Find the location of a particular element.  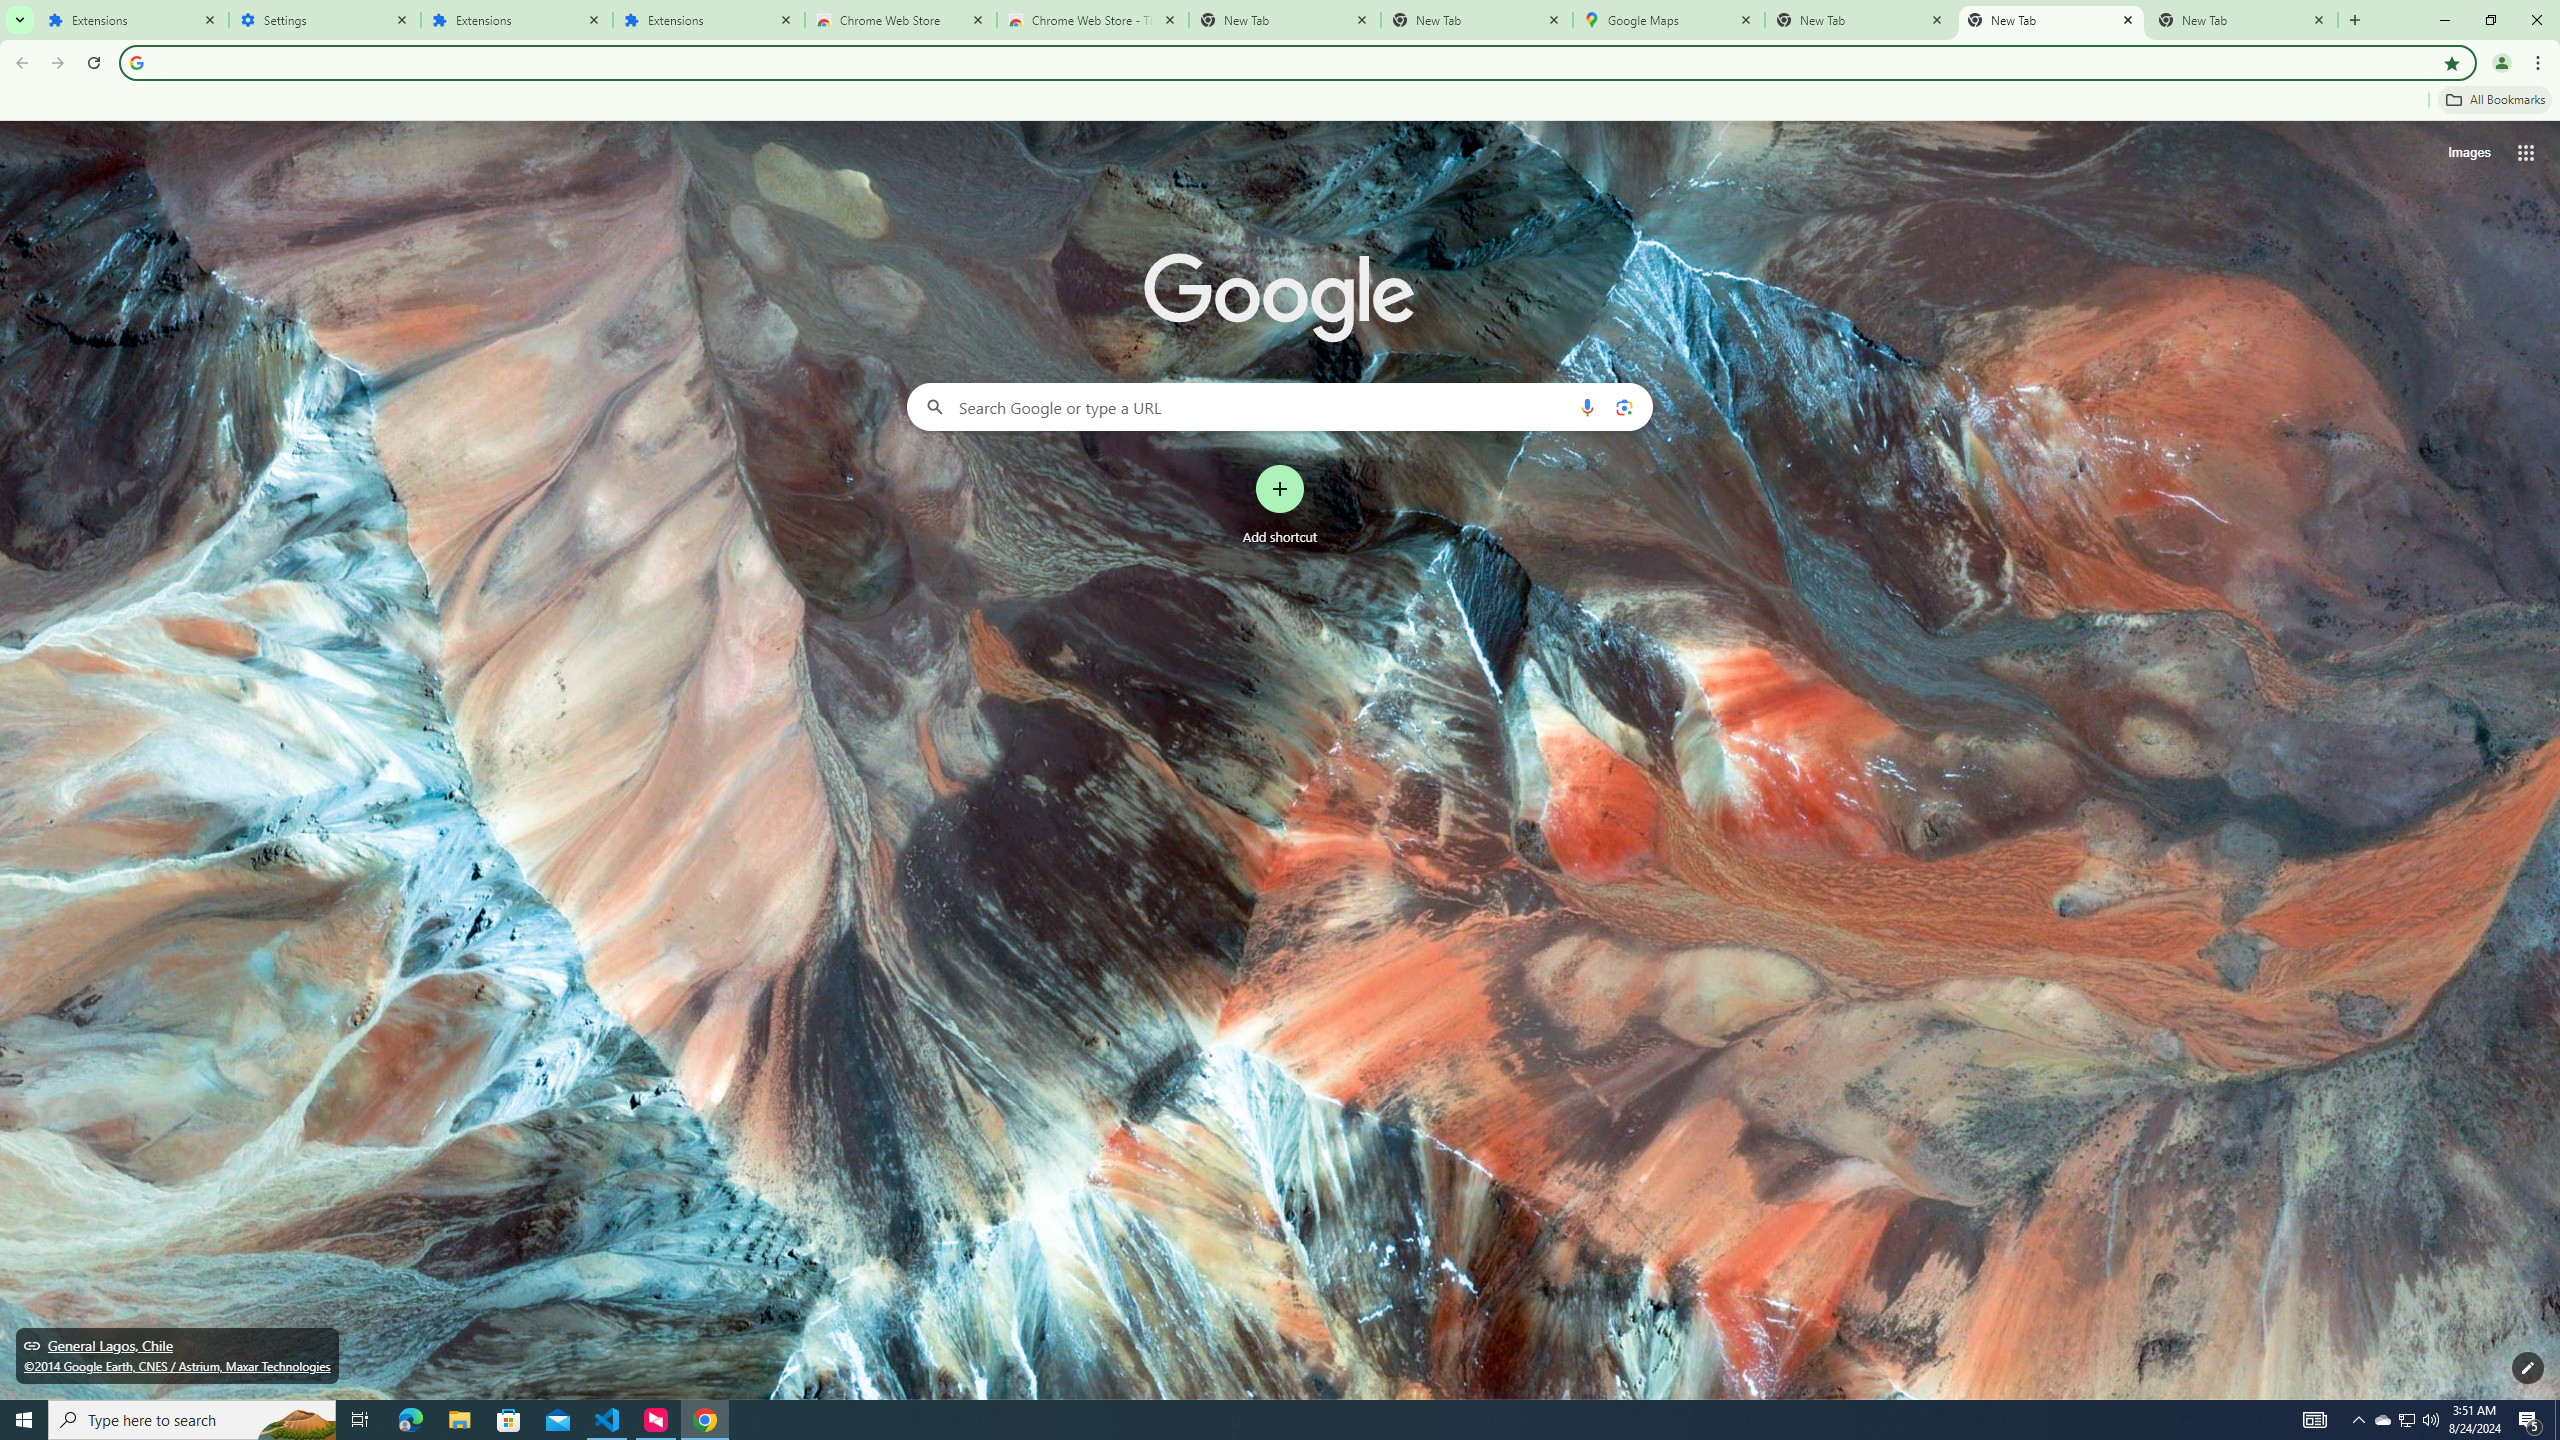

'Settings' is located at coordinates (325, 19).